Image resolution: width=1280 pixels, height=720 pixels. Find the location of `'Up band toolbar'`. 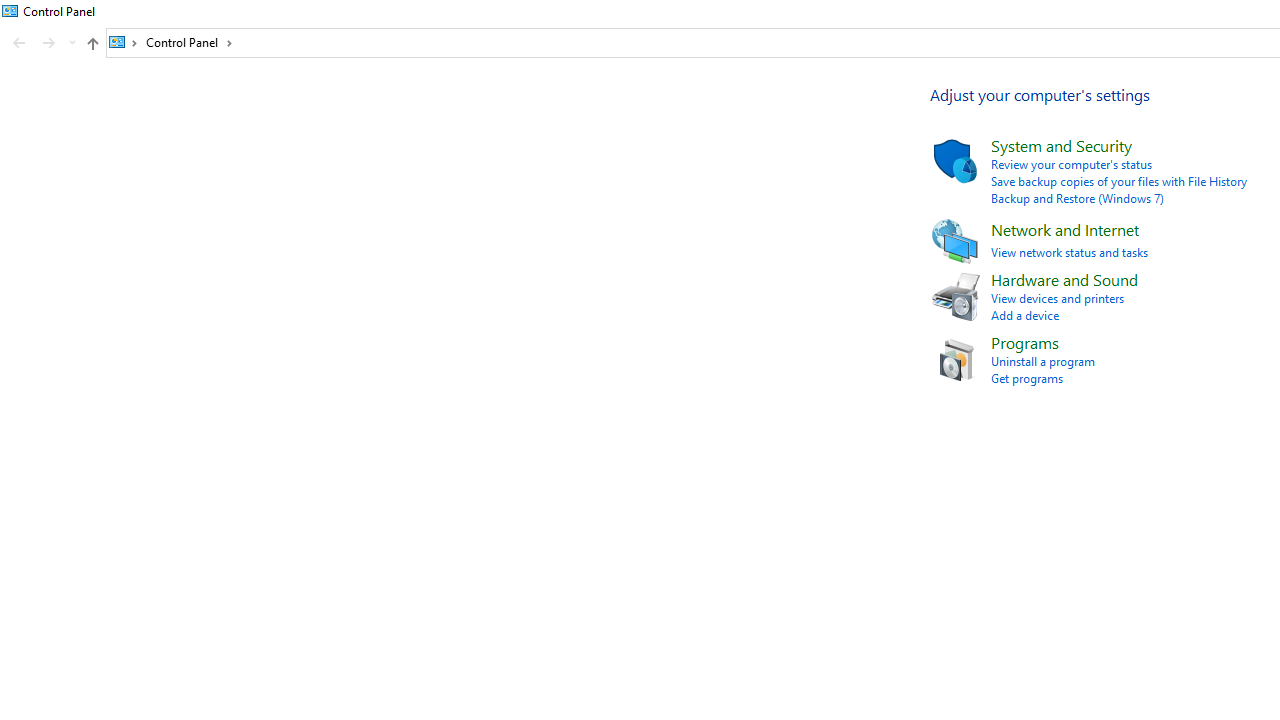

'Up band toolbar' is located at coordinates (91, 45).